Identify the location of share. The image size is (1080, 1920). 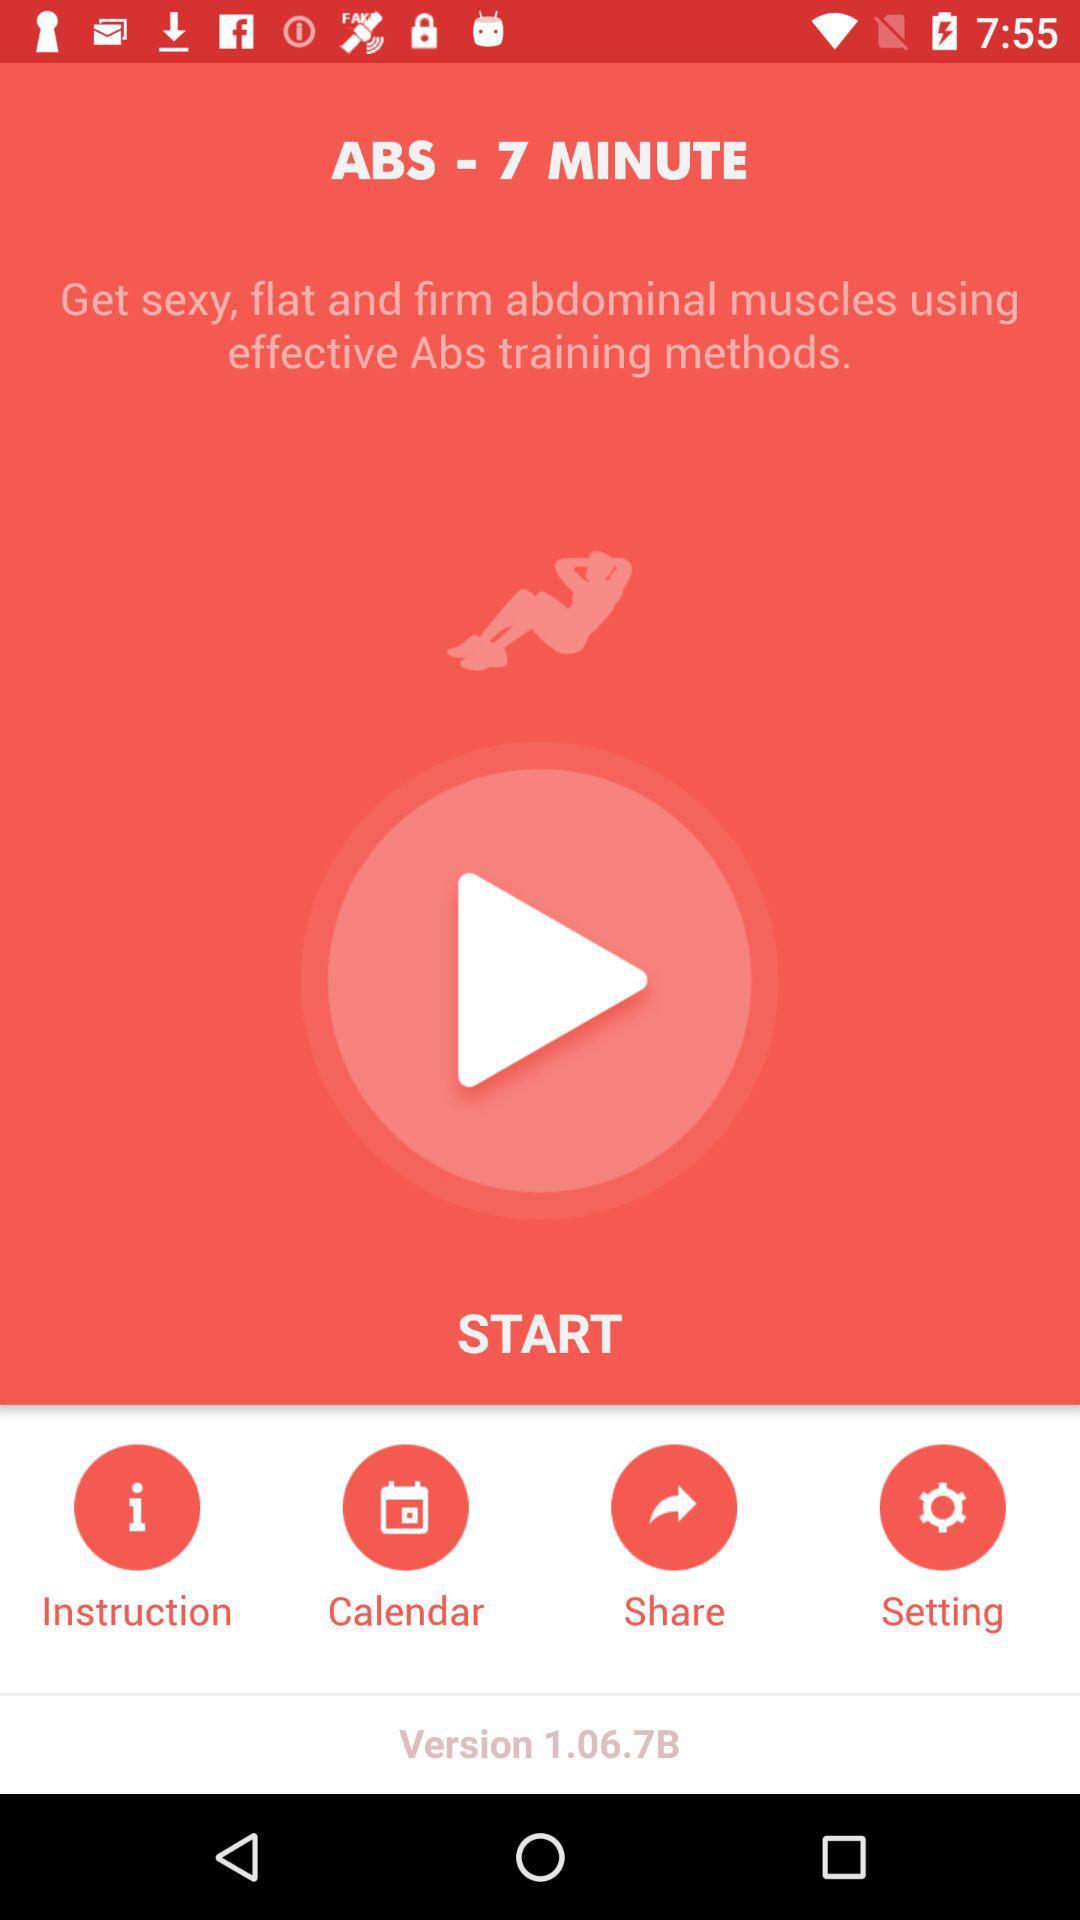
(674, 1539).